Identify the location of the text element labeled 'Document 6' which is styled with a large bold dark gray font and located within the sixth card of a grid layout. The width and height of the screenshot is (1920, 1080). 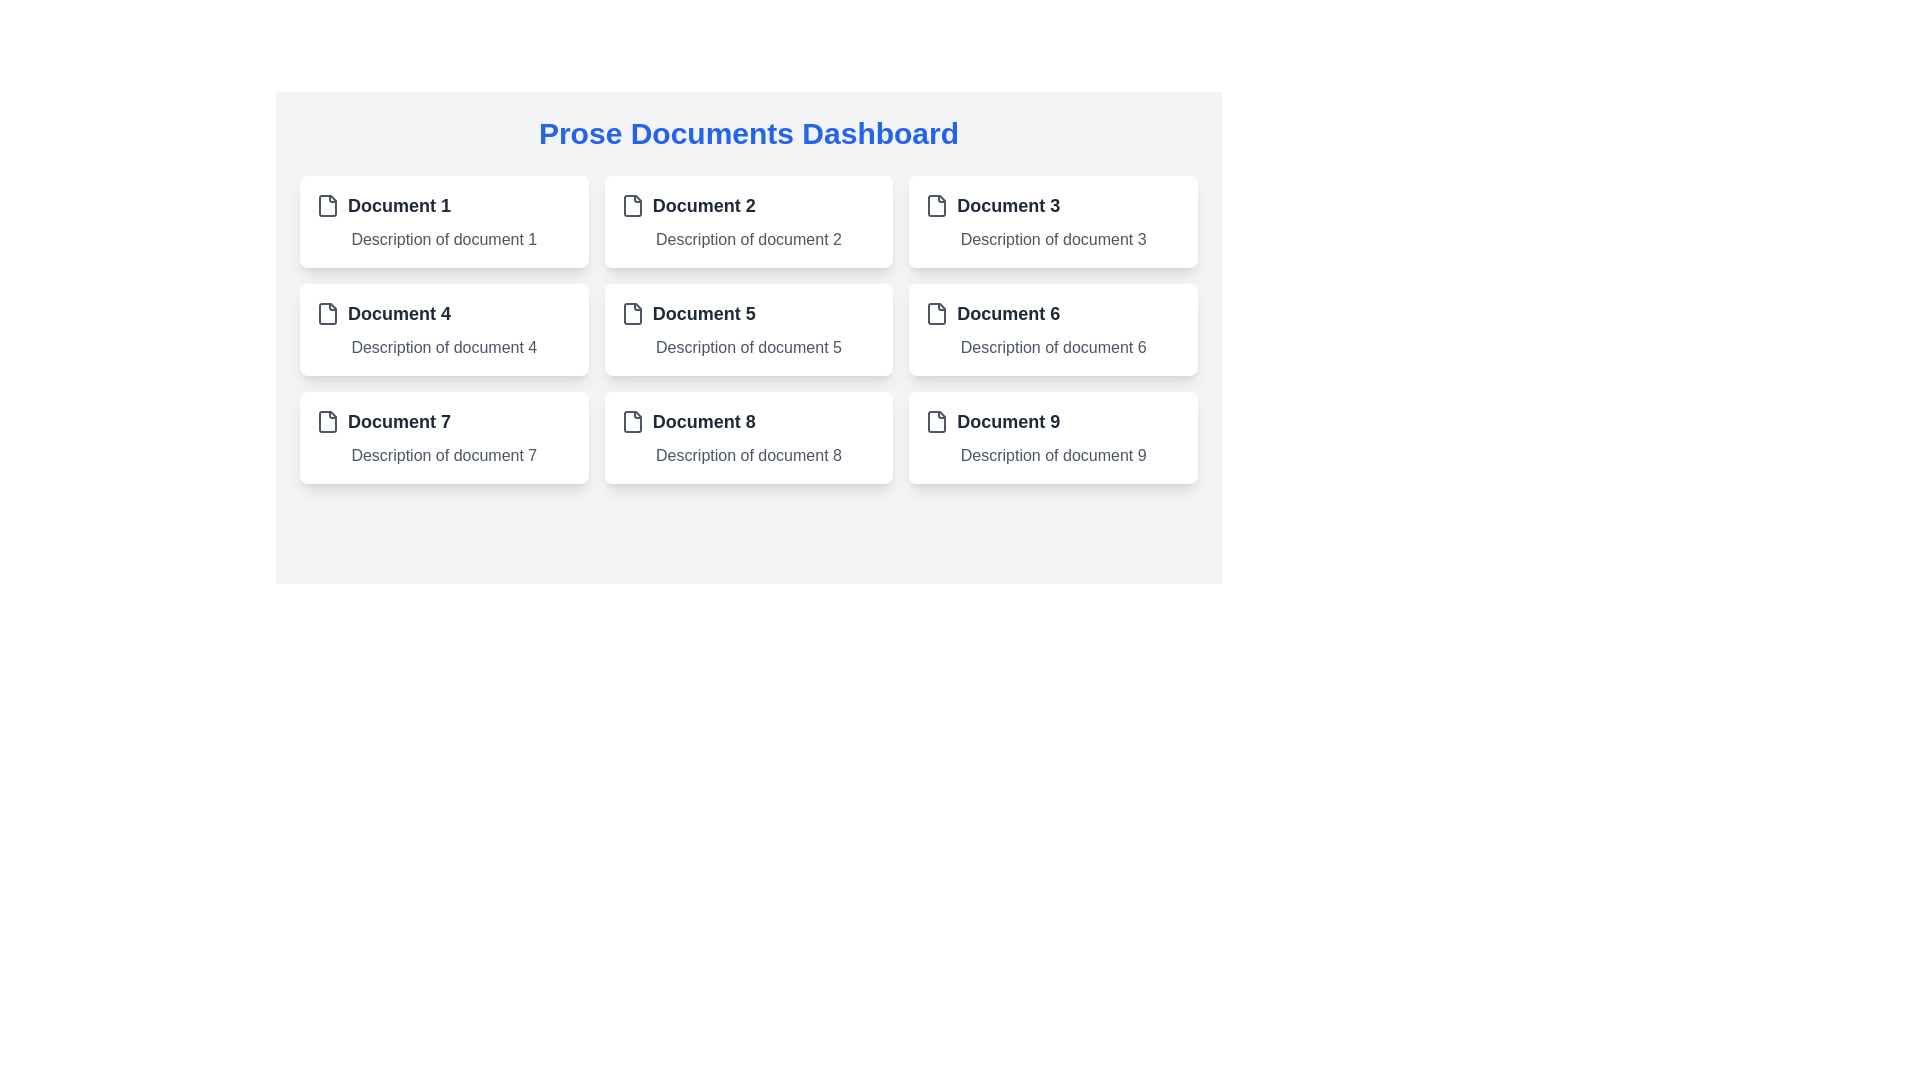
(1008, 313).